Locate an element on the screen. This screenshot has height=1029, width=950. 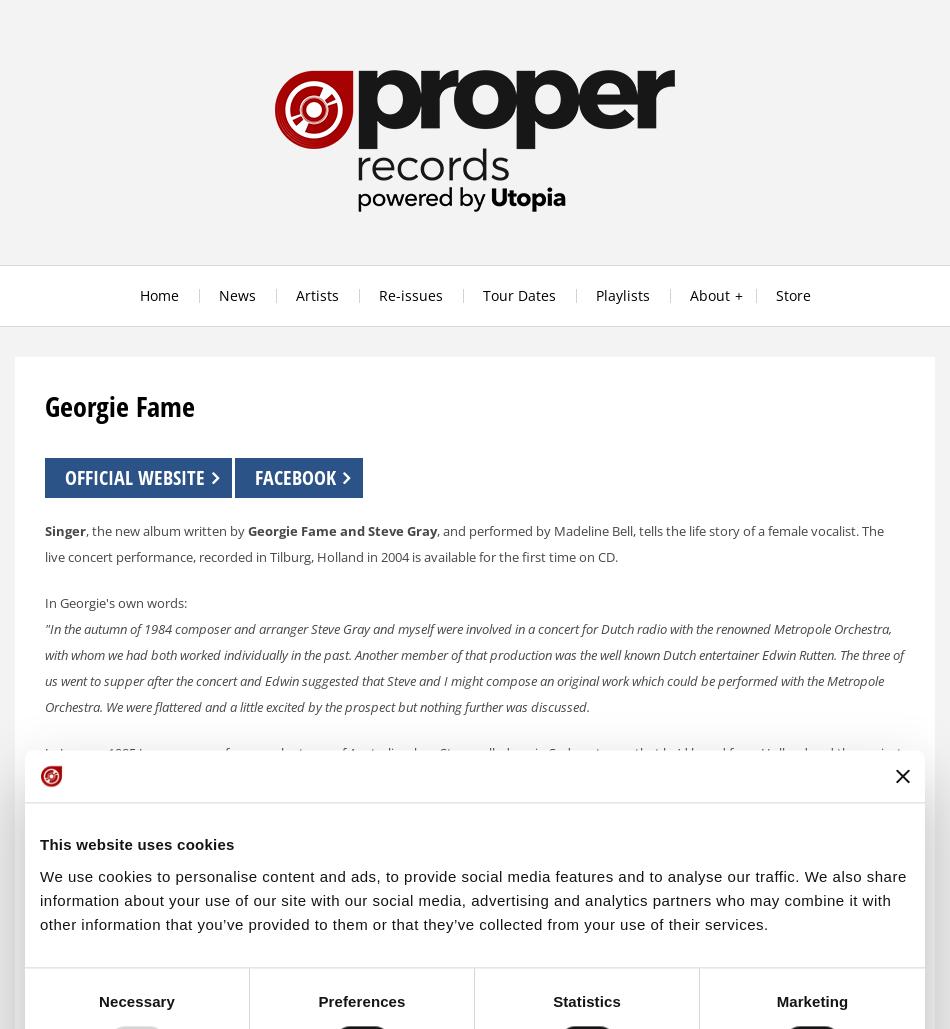
'statistics, marketing' is located at coordinates (431, 948).